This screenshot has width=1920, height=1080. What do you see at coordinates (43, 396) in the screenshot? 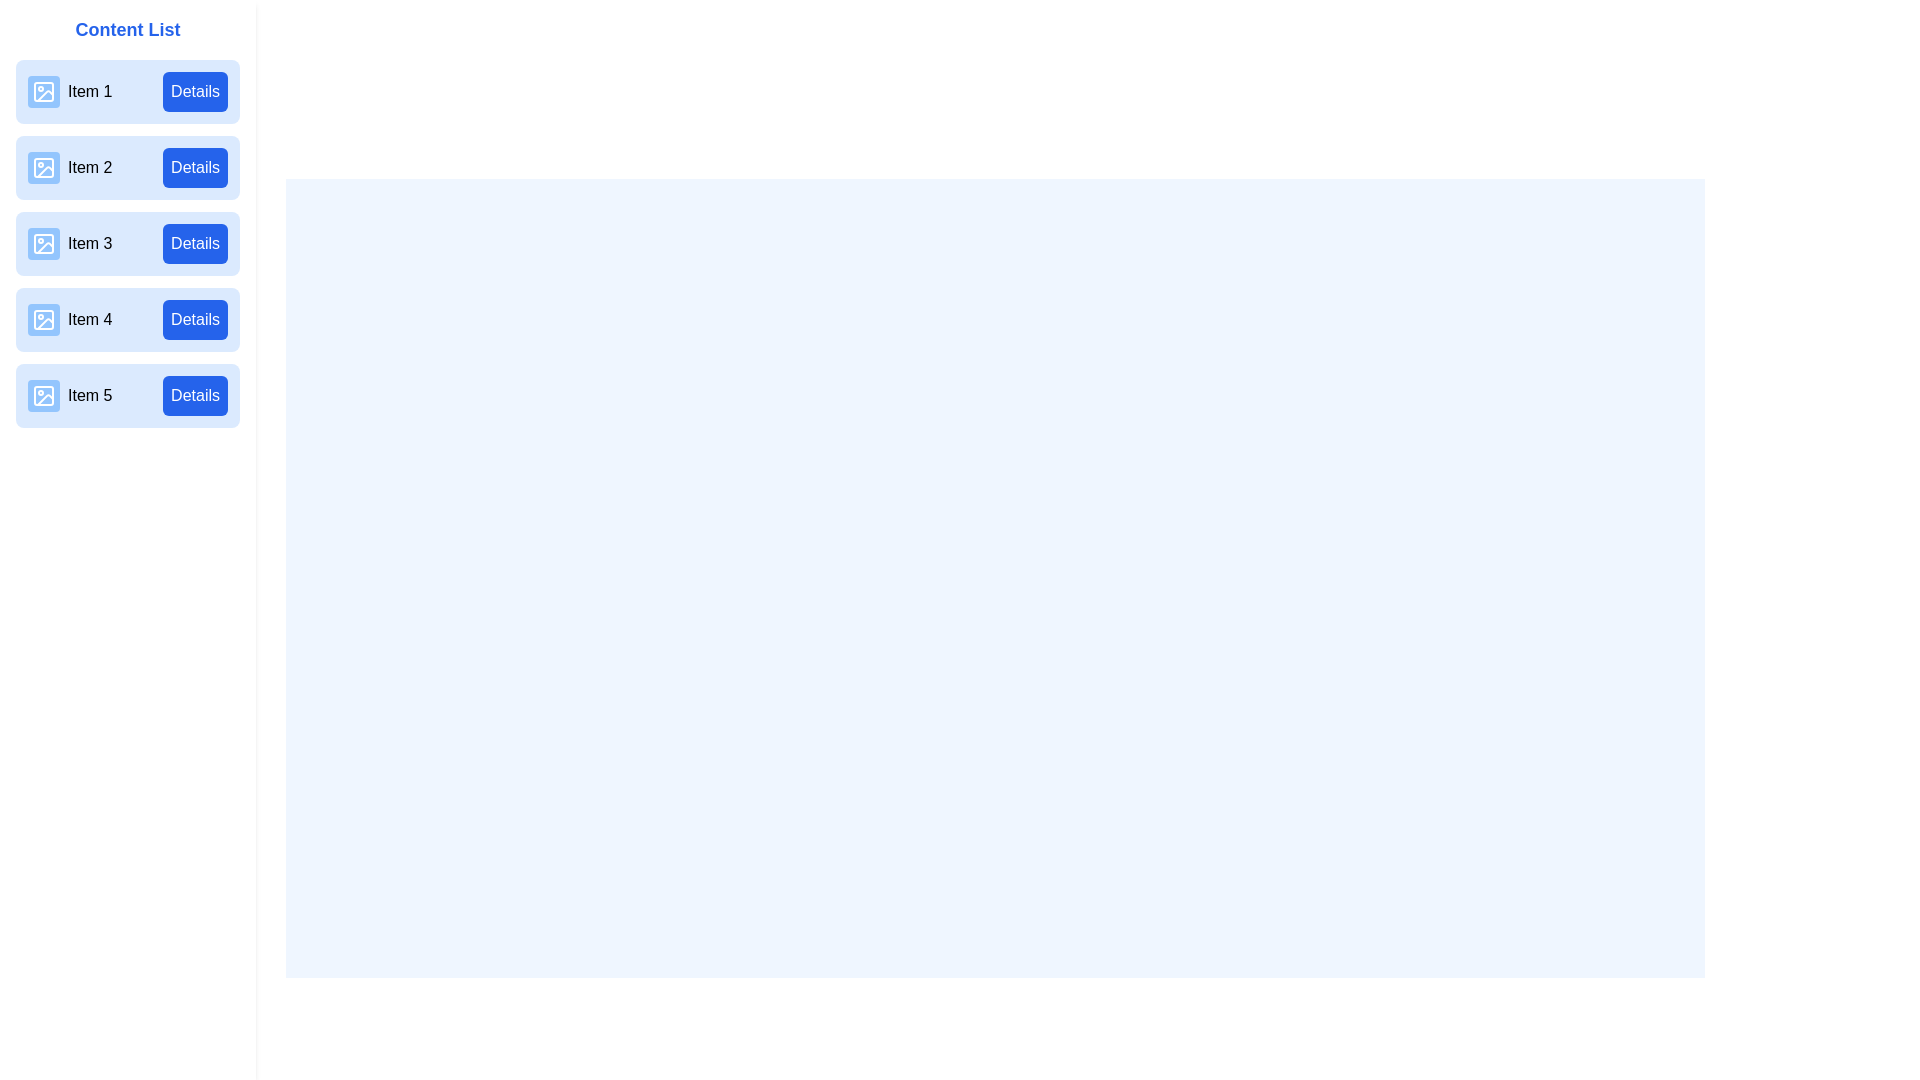
I see `the small blue circular button with a white layered image icon located to the left of the 'Item 5' label` at bounding box center [43, 396].